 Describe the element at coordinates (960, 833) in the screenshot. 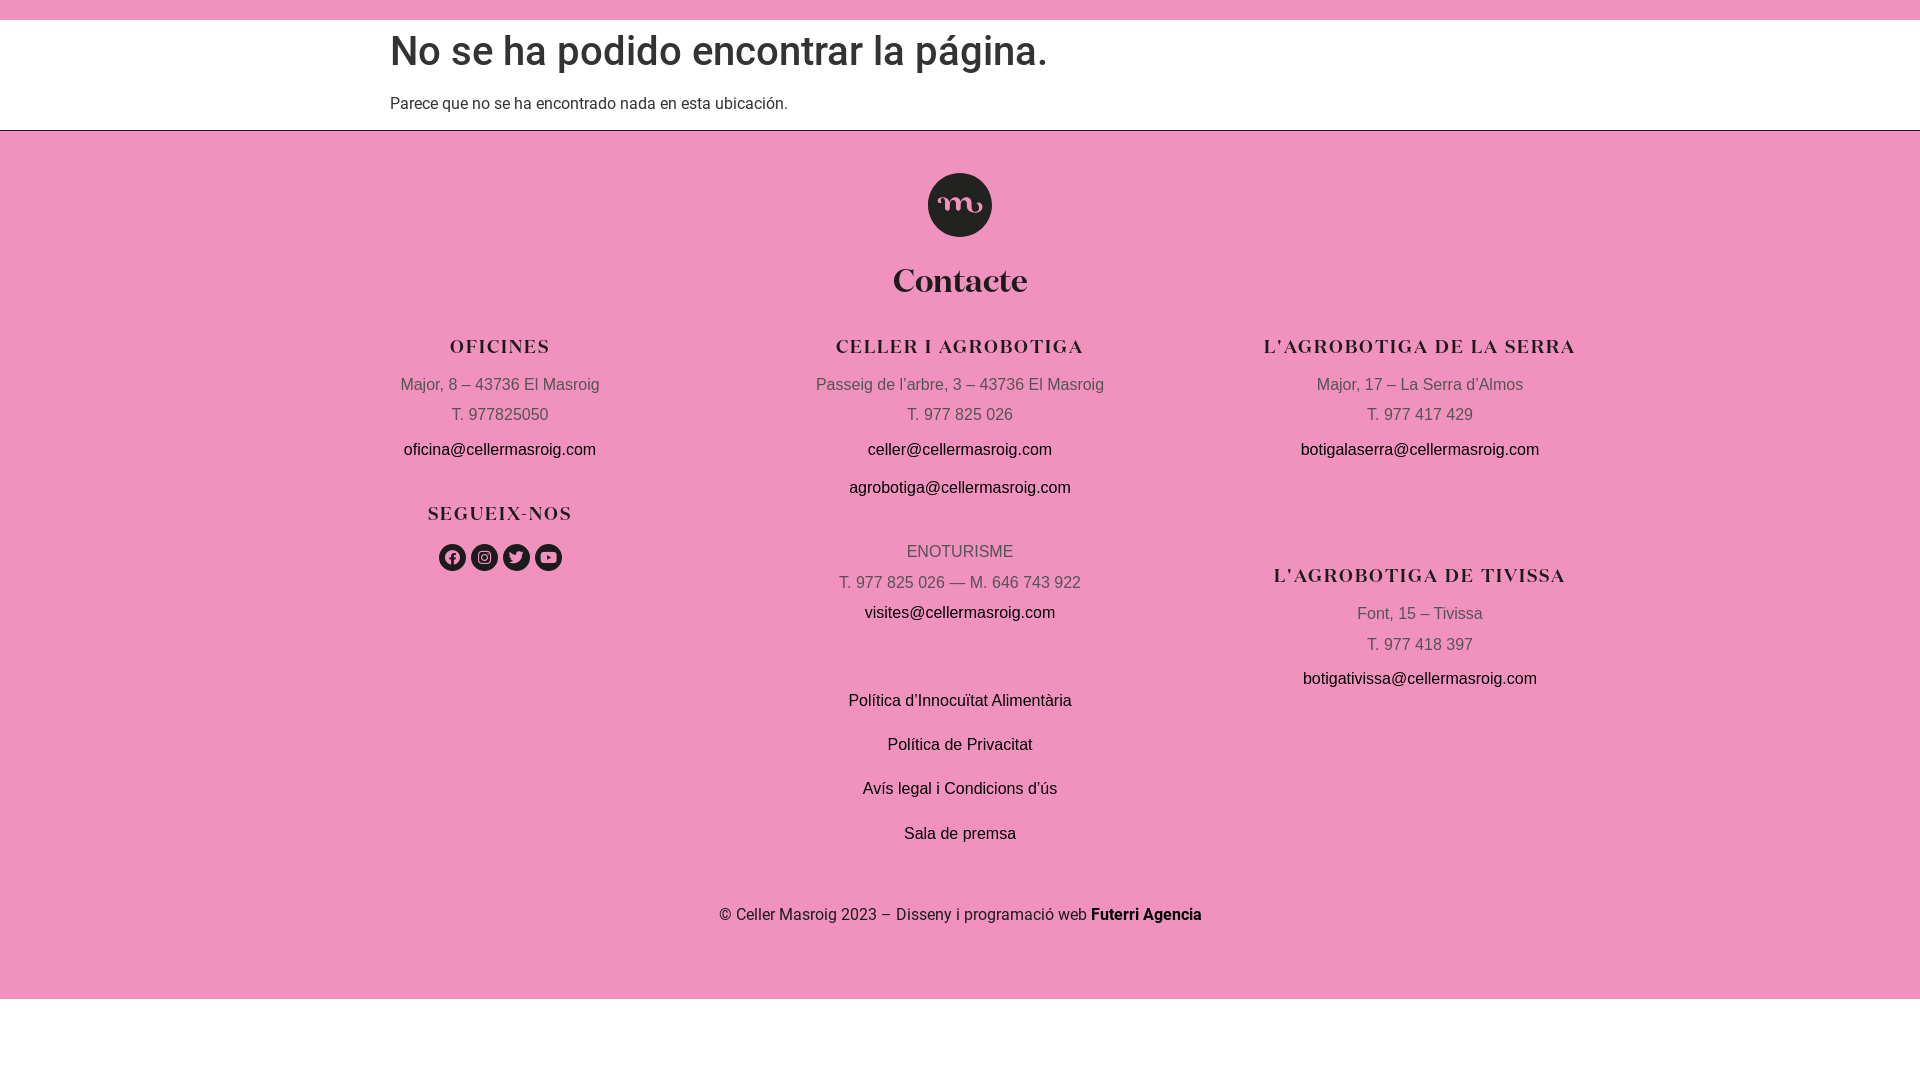

I see `'Sala de premsa'` at that location.